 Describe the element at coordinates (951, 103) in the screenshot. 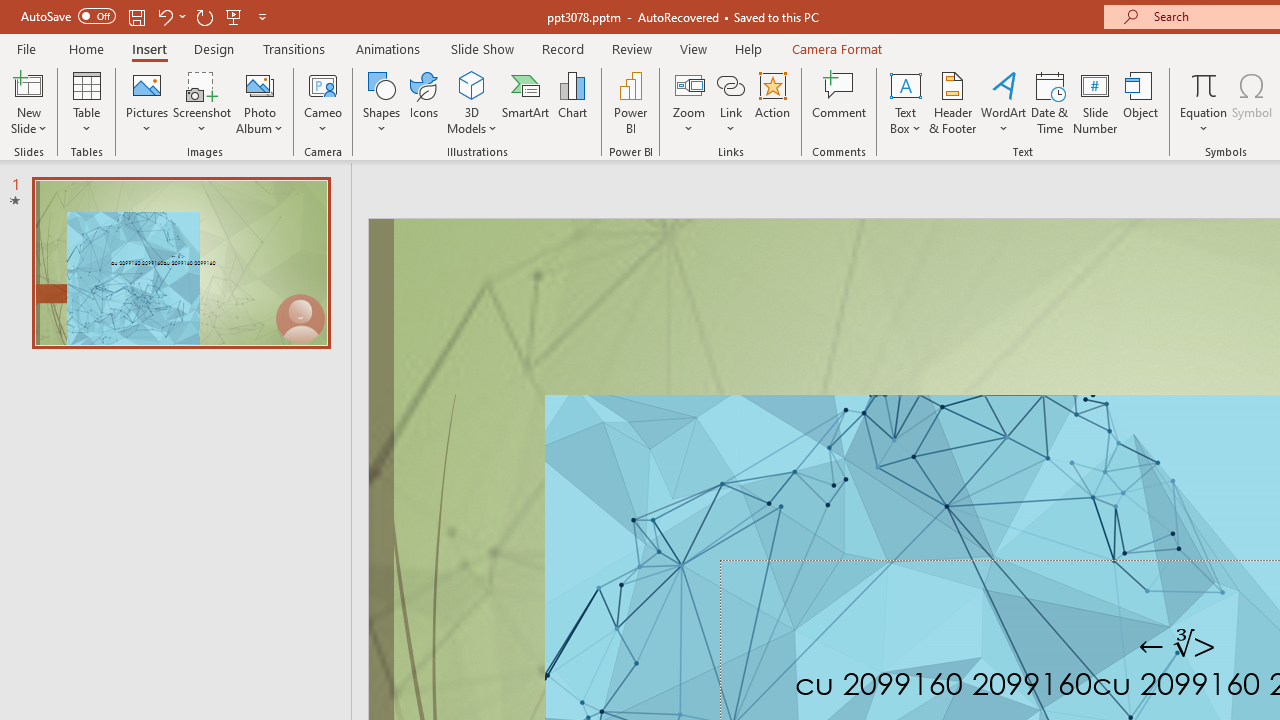

I see `'Header & Footer...'` at that location.